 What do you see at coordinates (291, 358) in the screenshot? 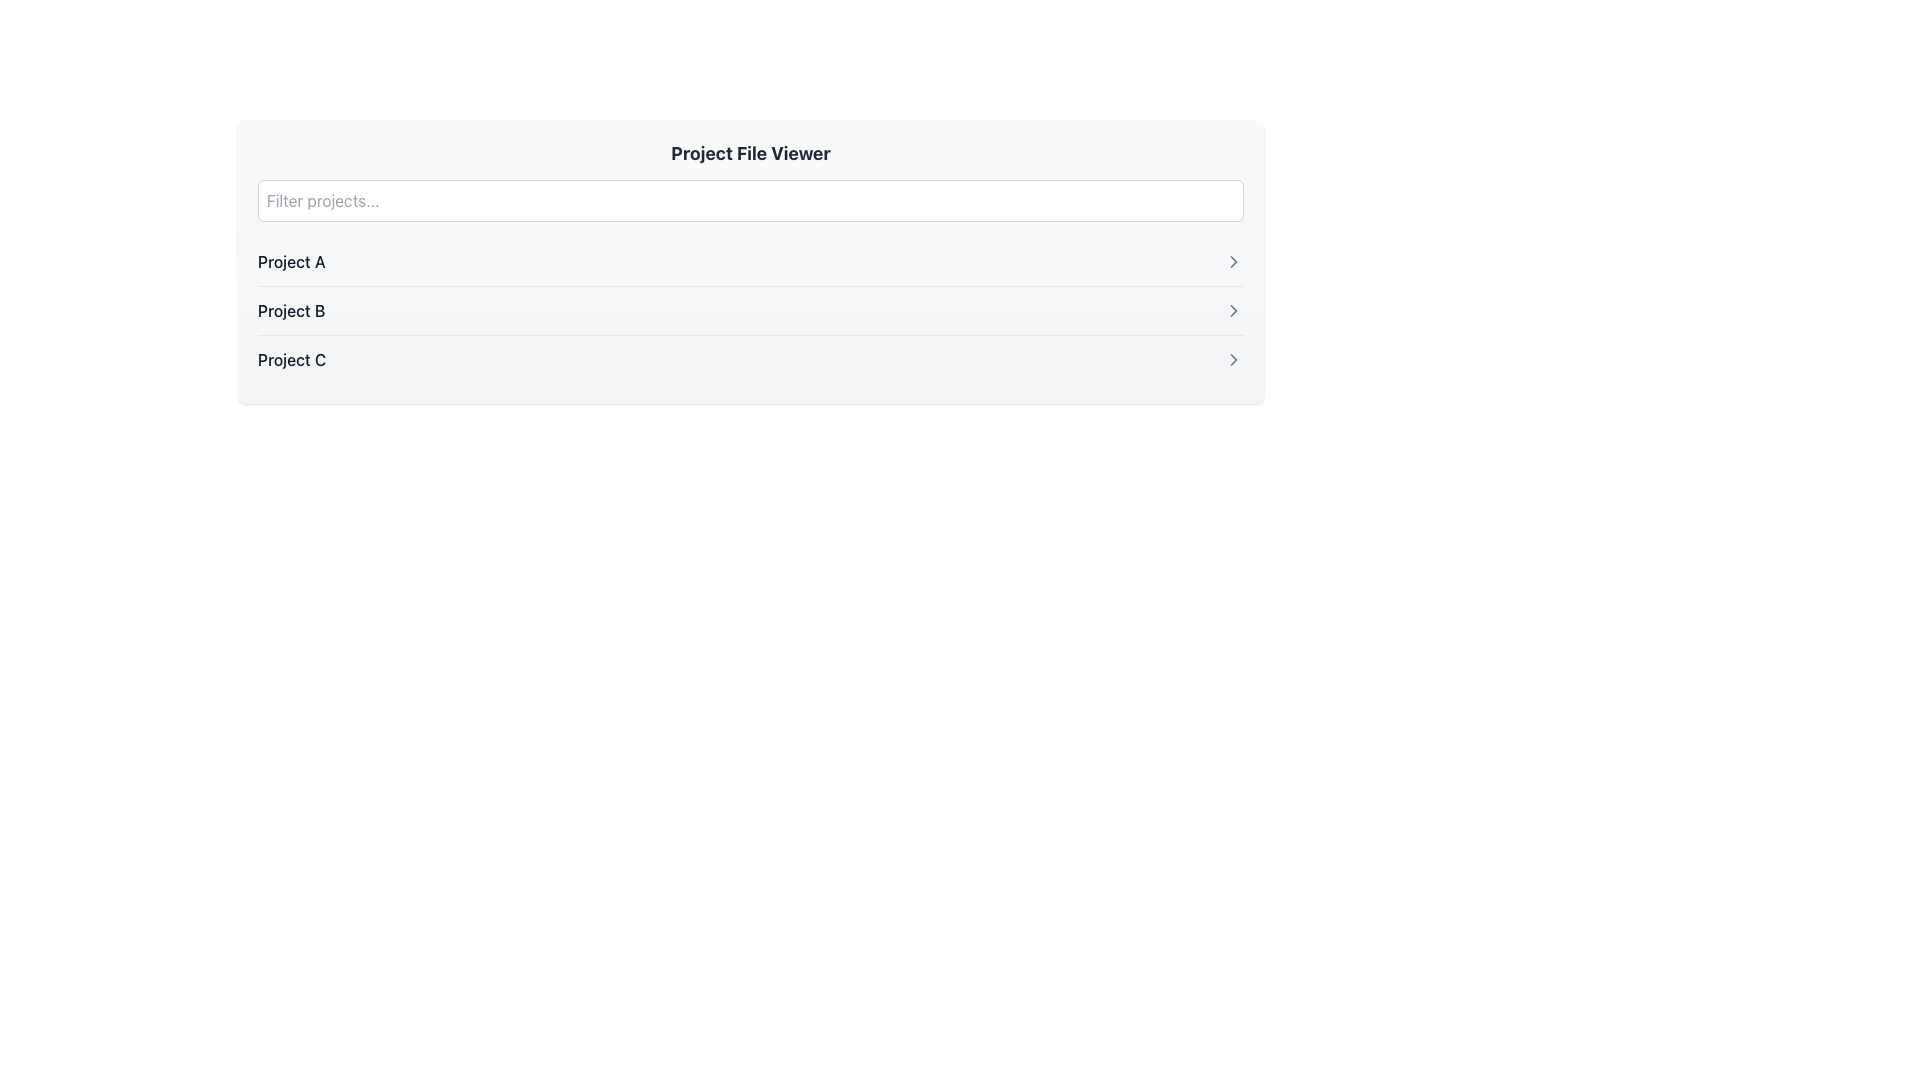
I see `the text label displaying 'Project C'` at bounding box center [291, 358].